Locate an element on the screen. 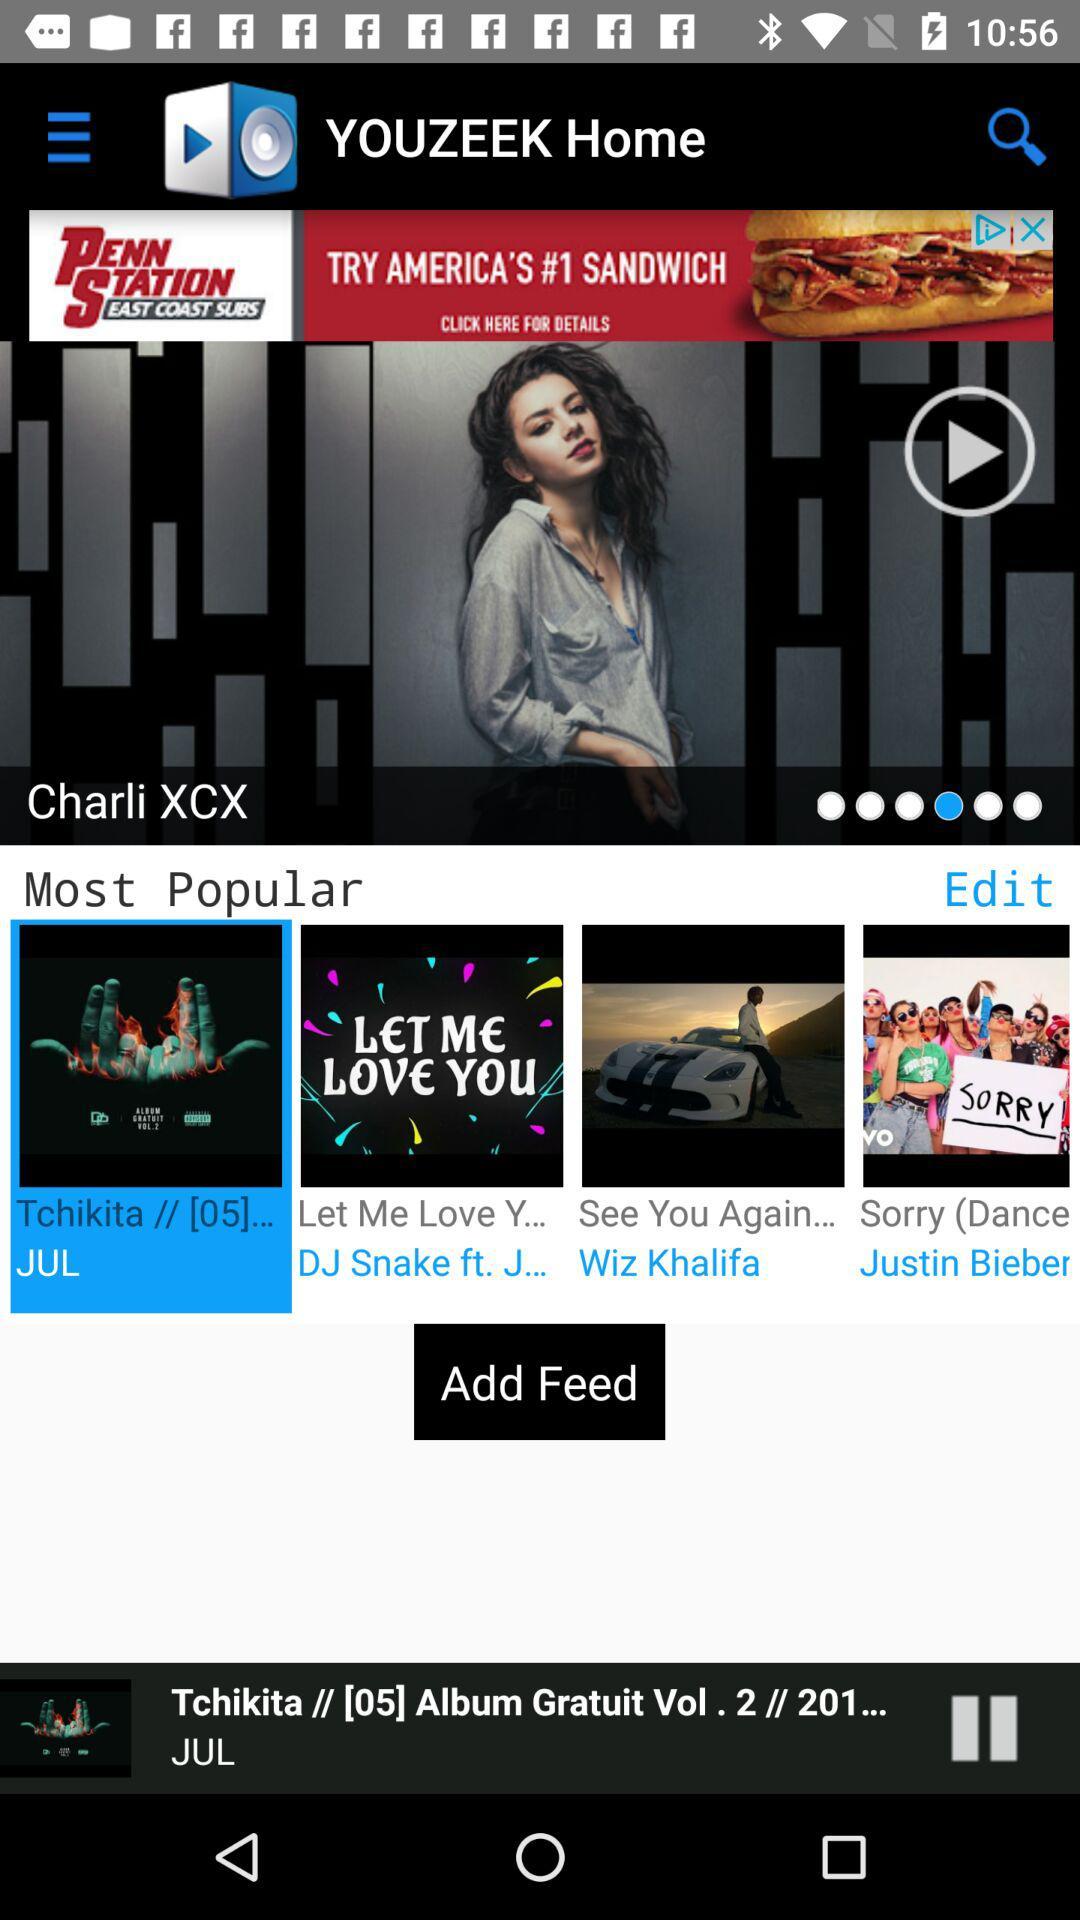  music is located at coordinates (990, 429).